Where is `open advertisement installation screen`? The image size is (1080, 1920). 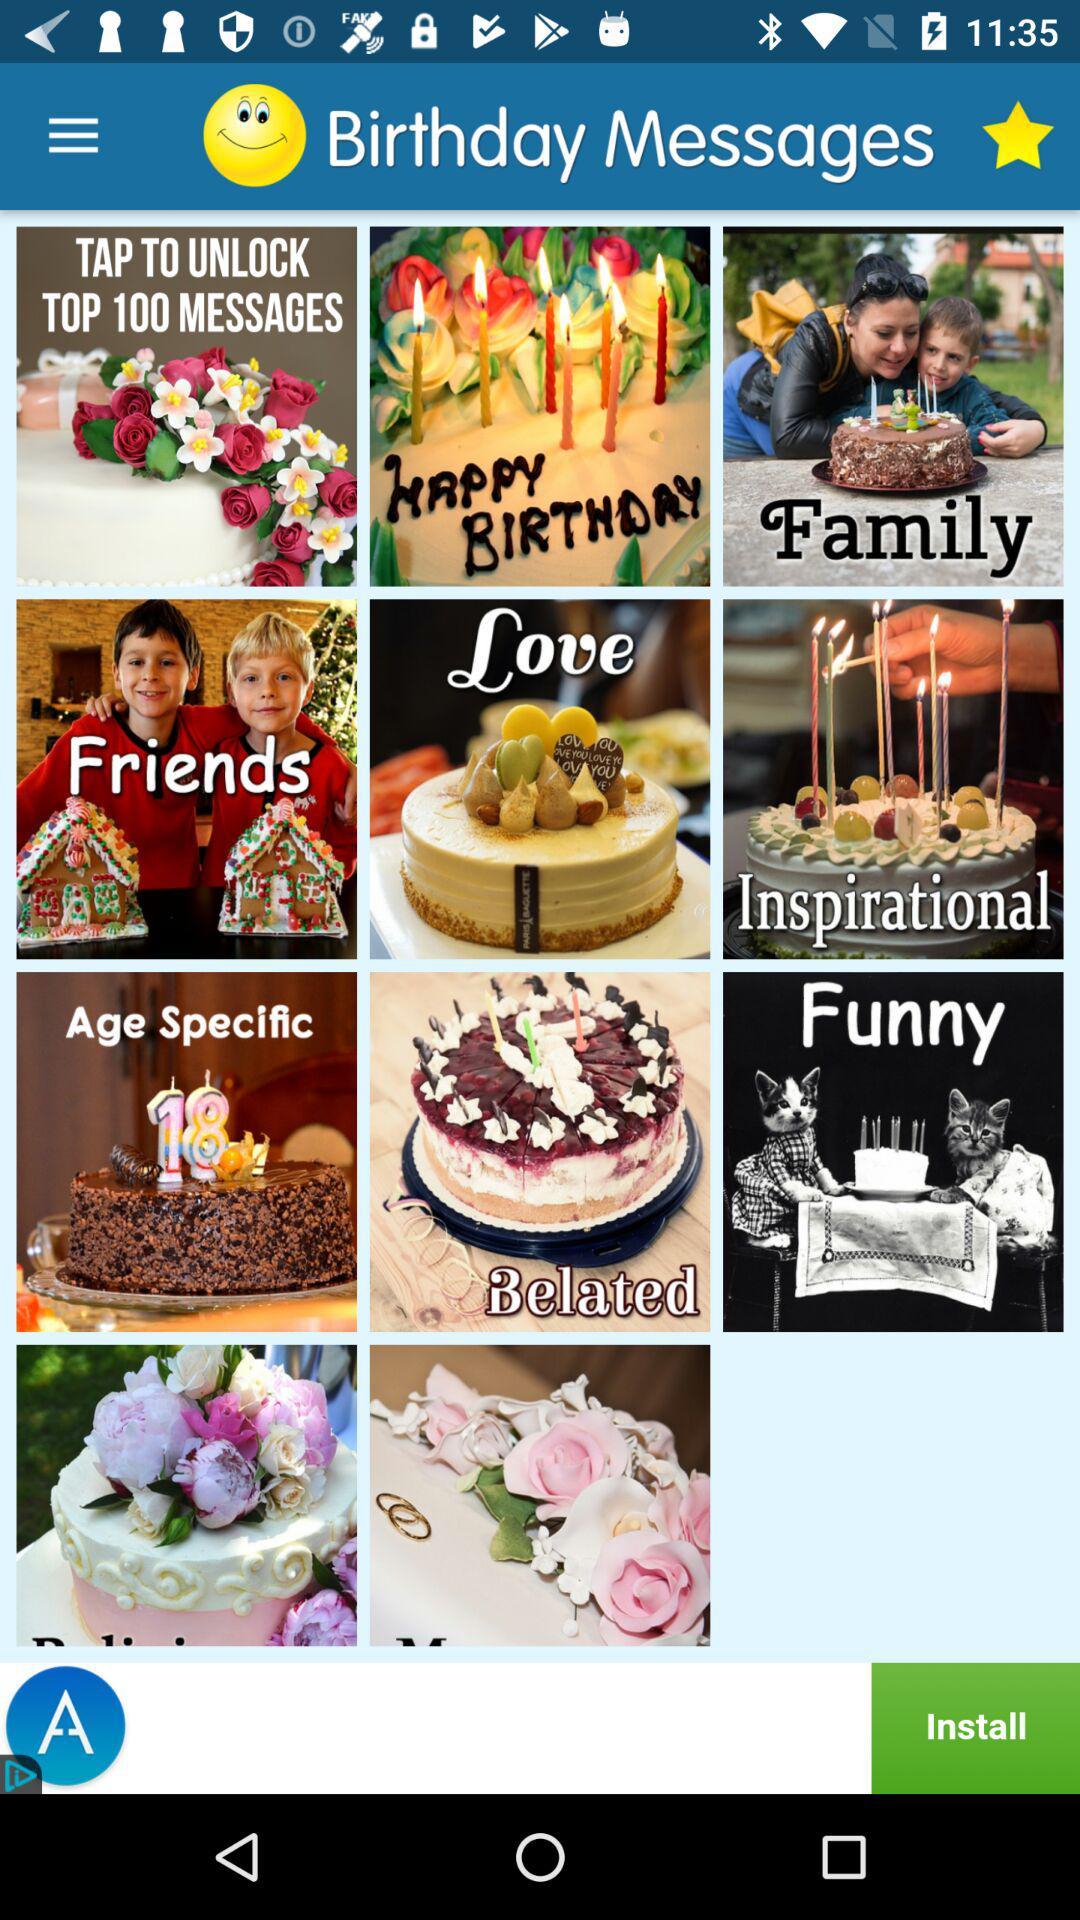 open advertisement installation screen is located at coordinates (540, 1727).